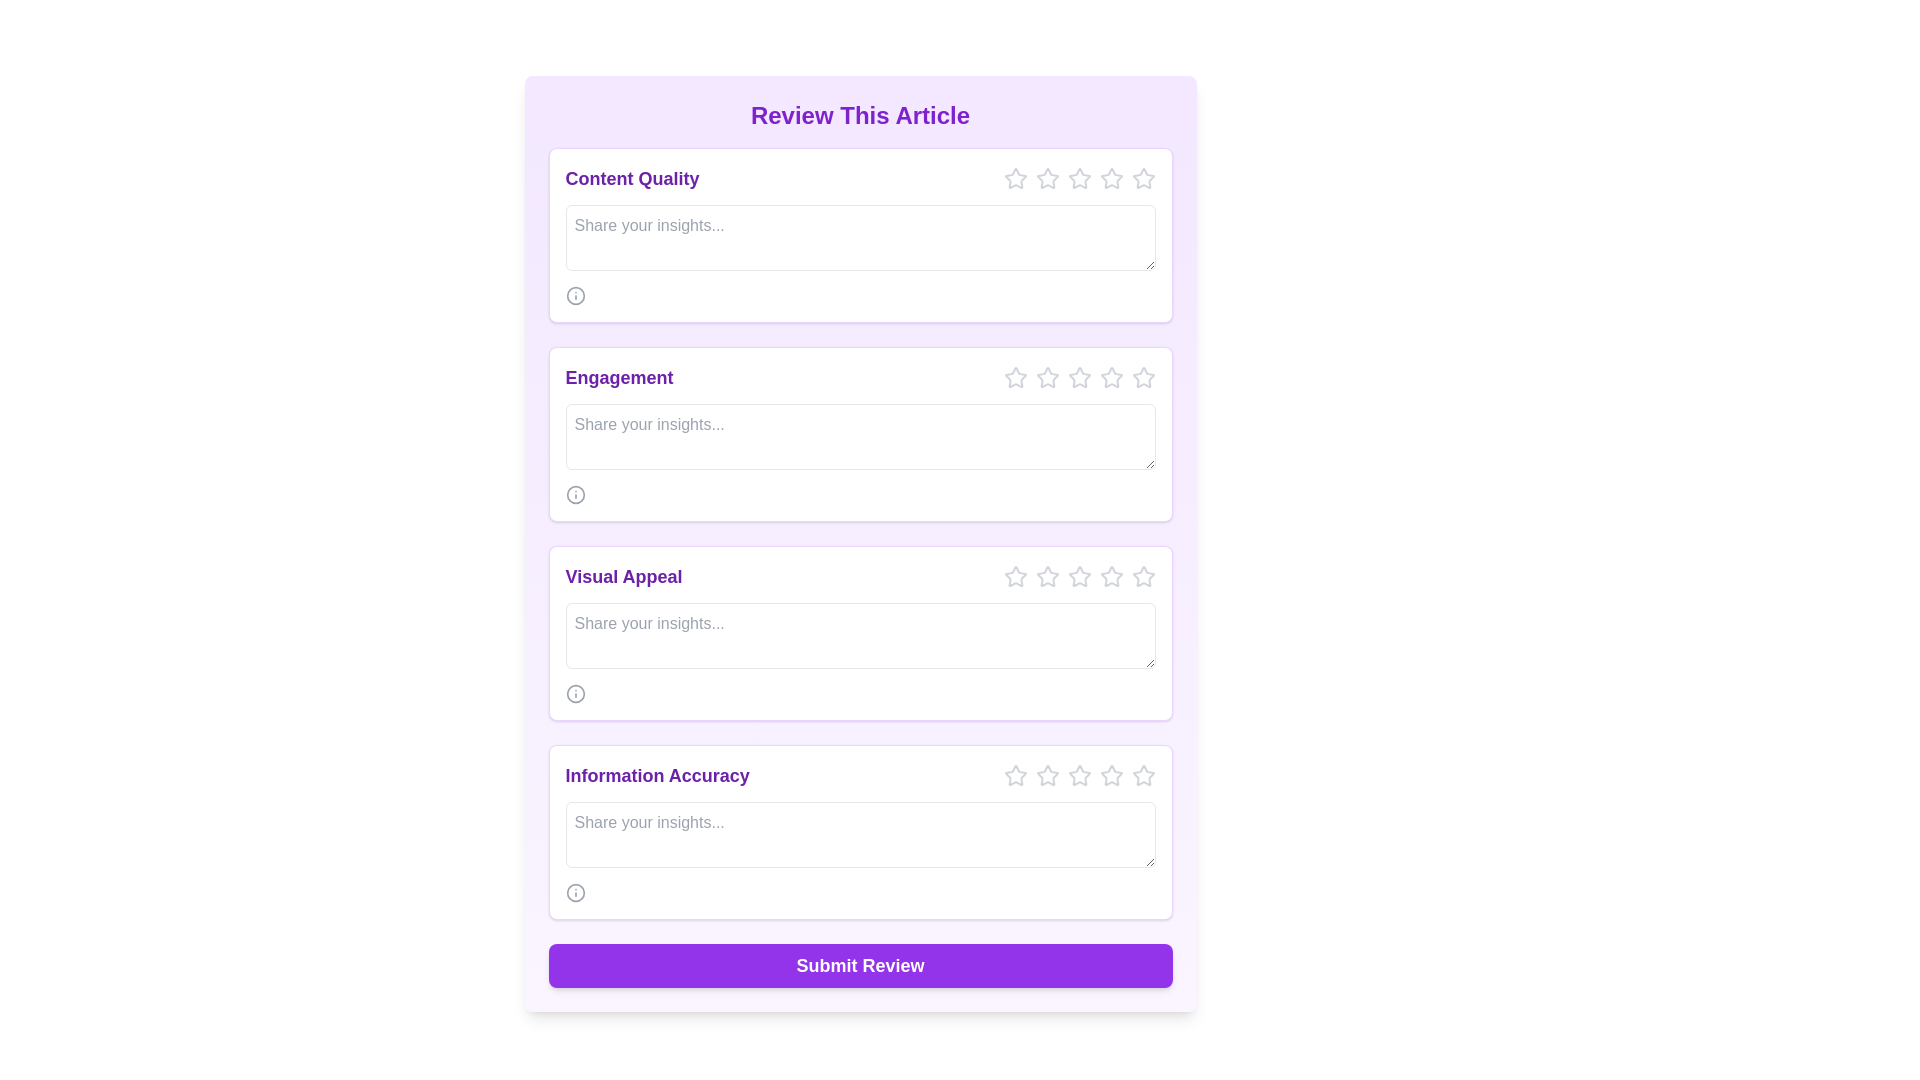  I want to click on the fifth star in the rating system located at the bottom of the 'Information Accuracy' review card, so click(1110, 774).